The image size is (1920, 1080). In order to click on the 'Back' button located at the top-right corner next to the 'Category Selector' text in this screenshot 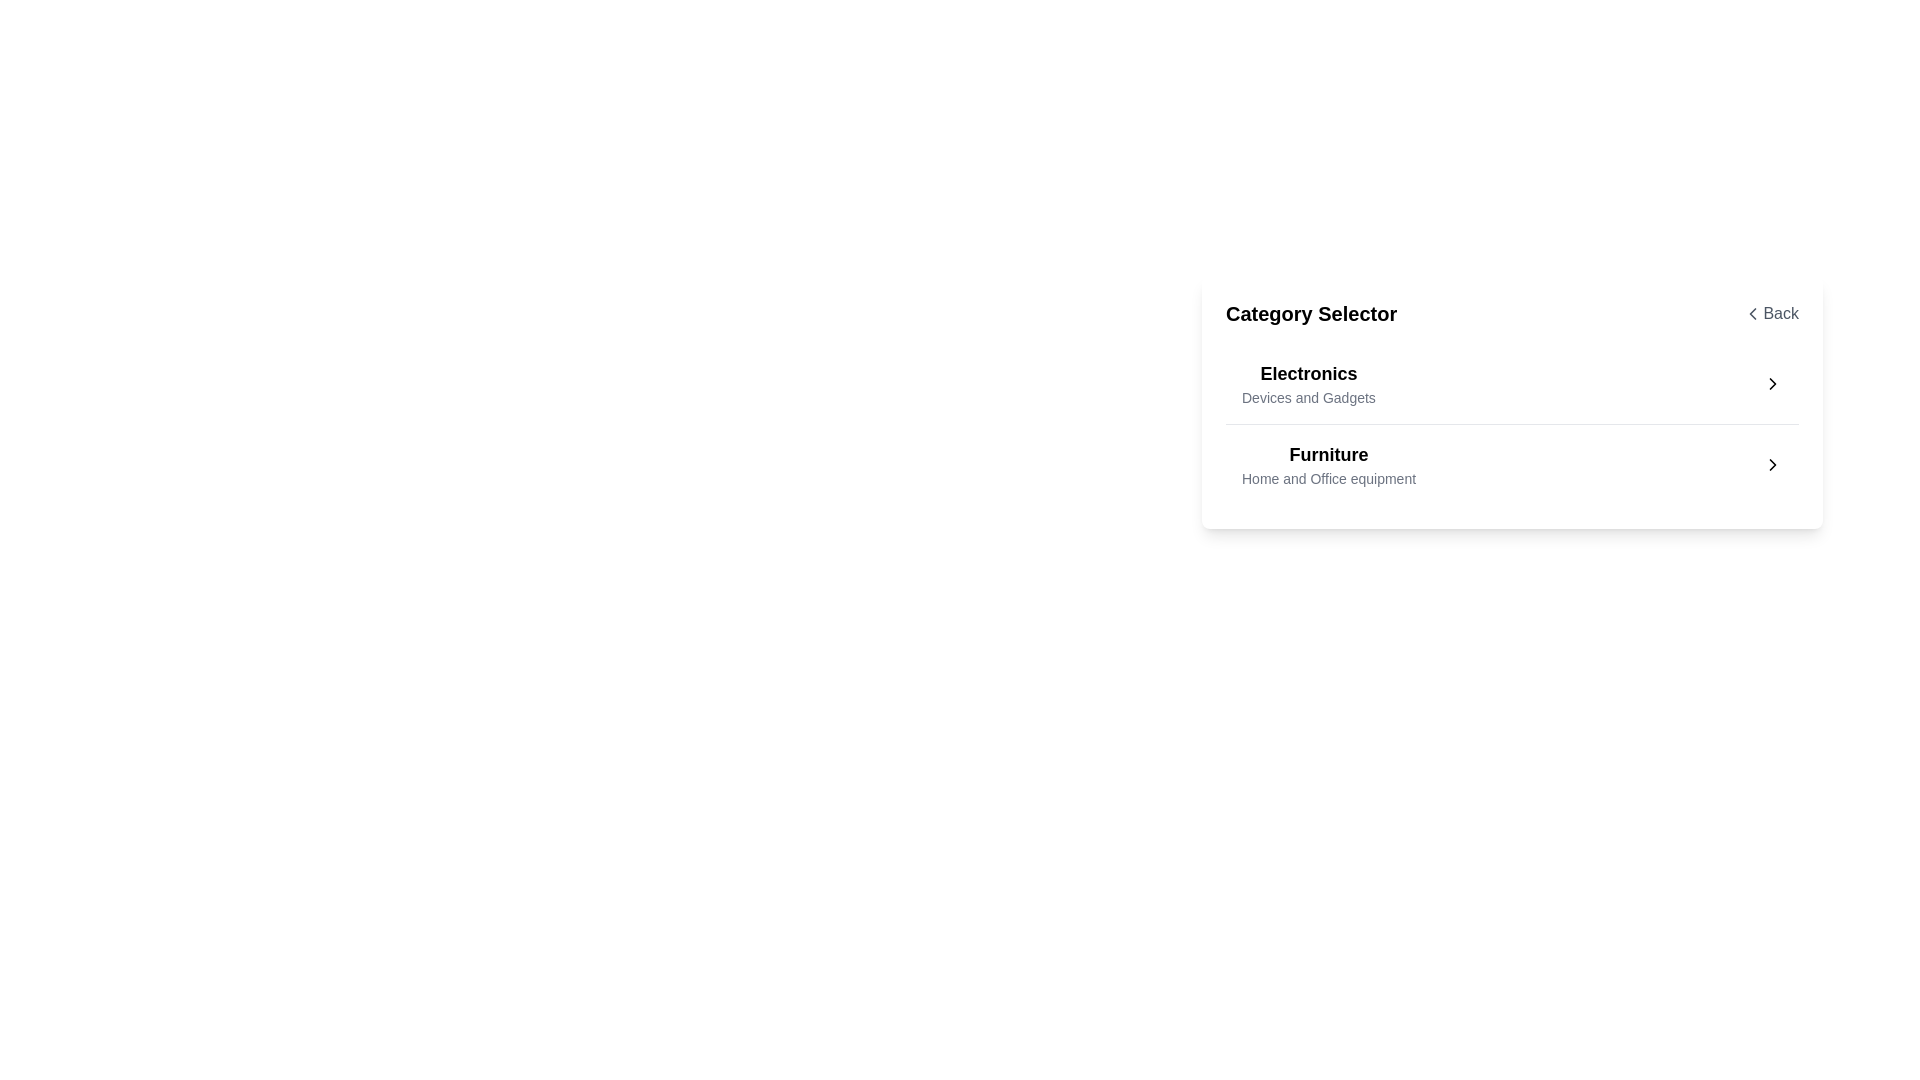, I will do `click(1771, 313)`.